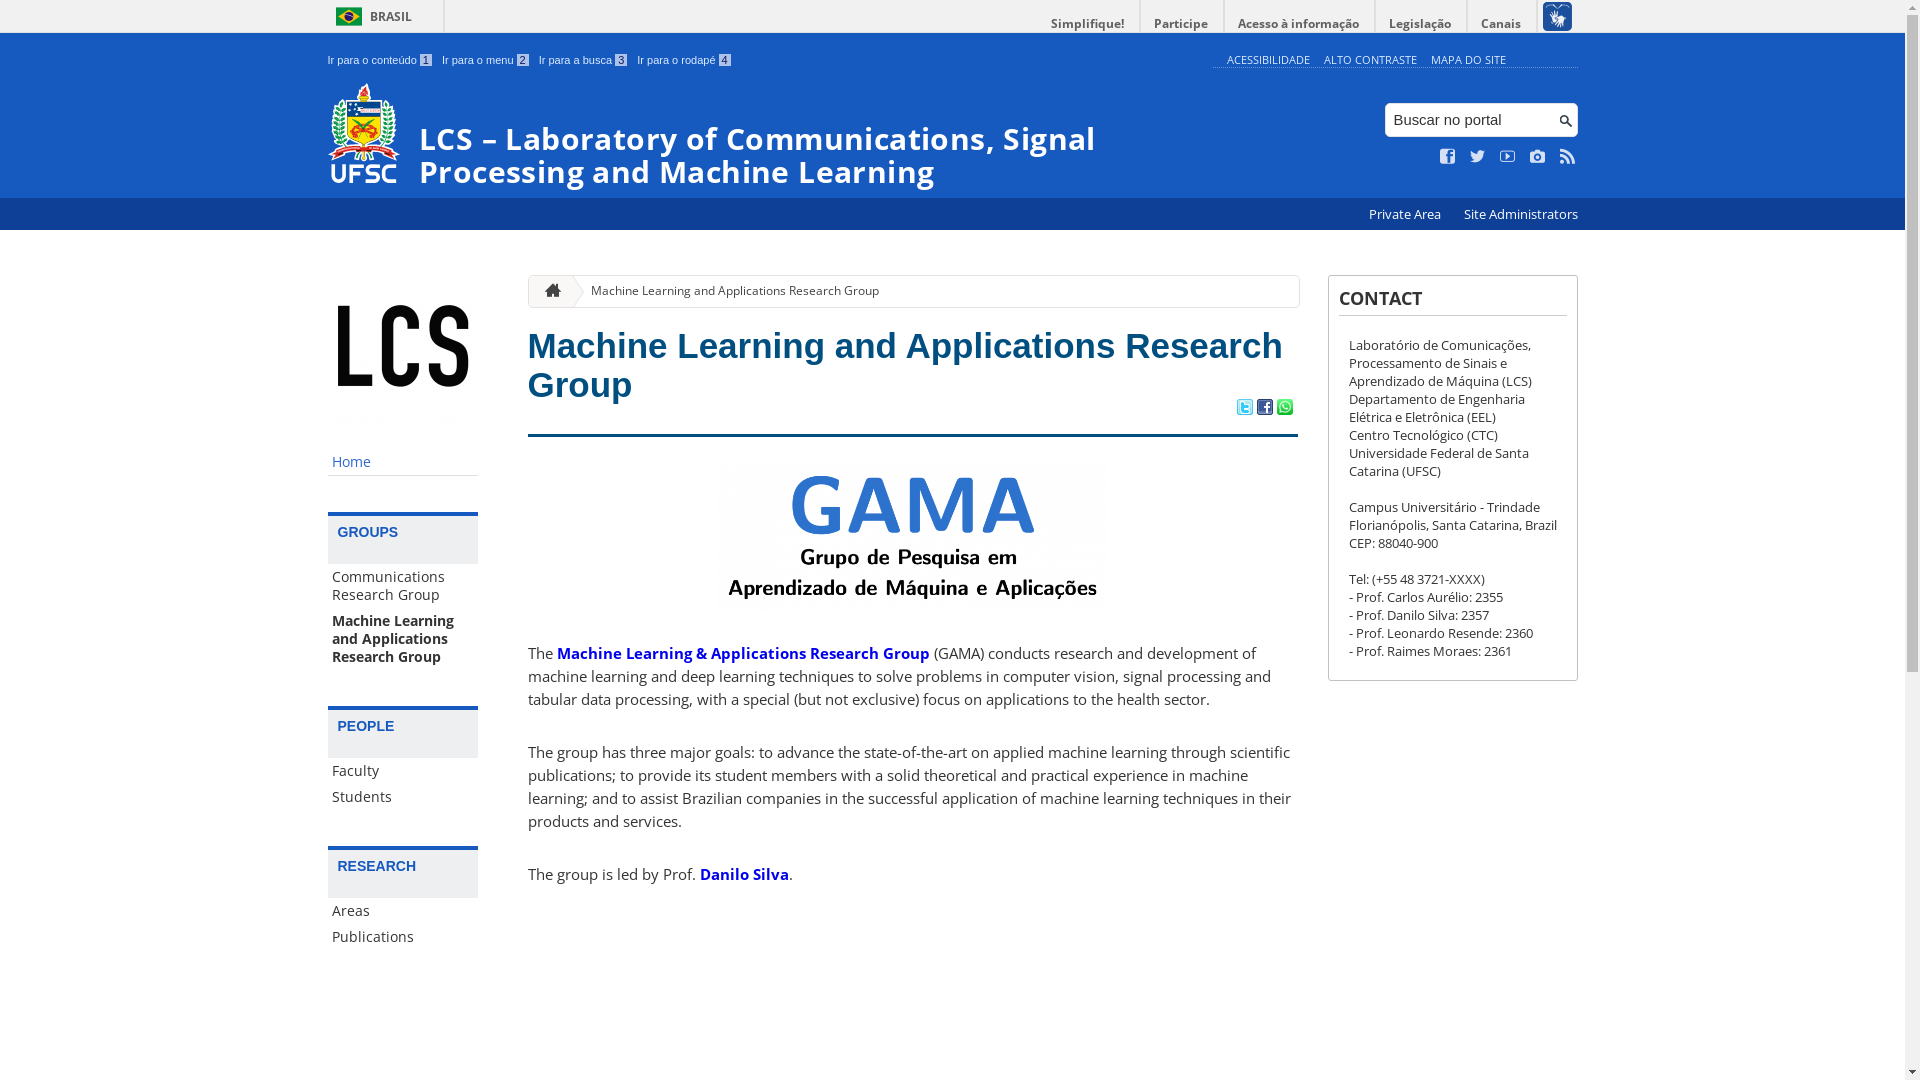 The height and width of the screenshot is (1080, 1920). I want to click on 'Canais', so click(1502, 23).